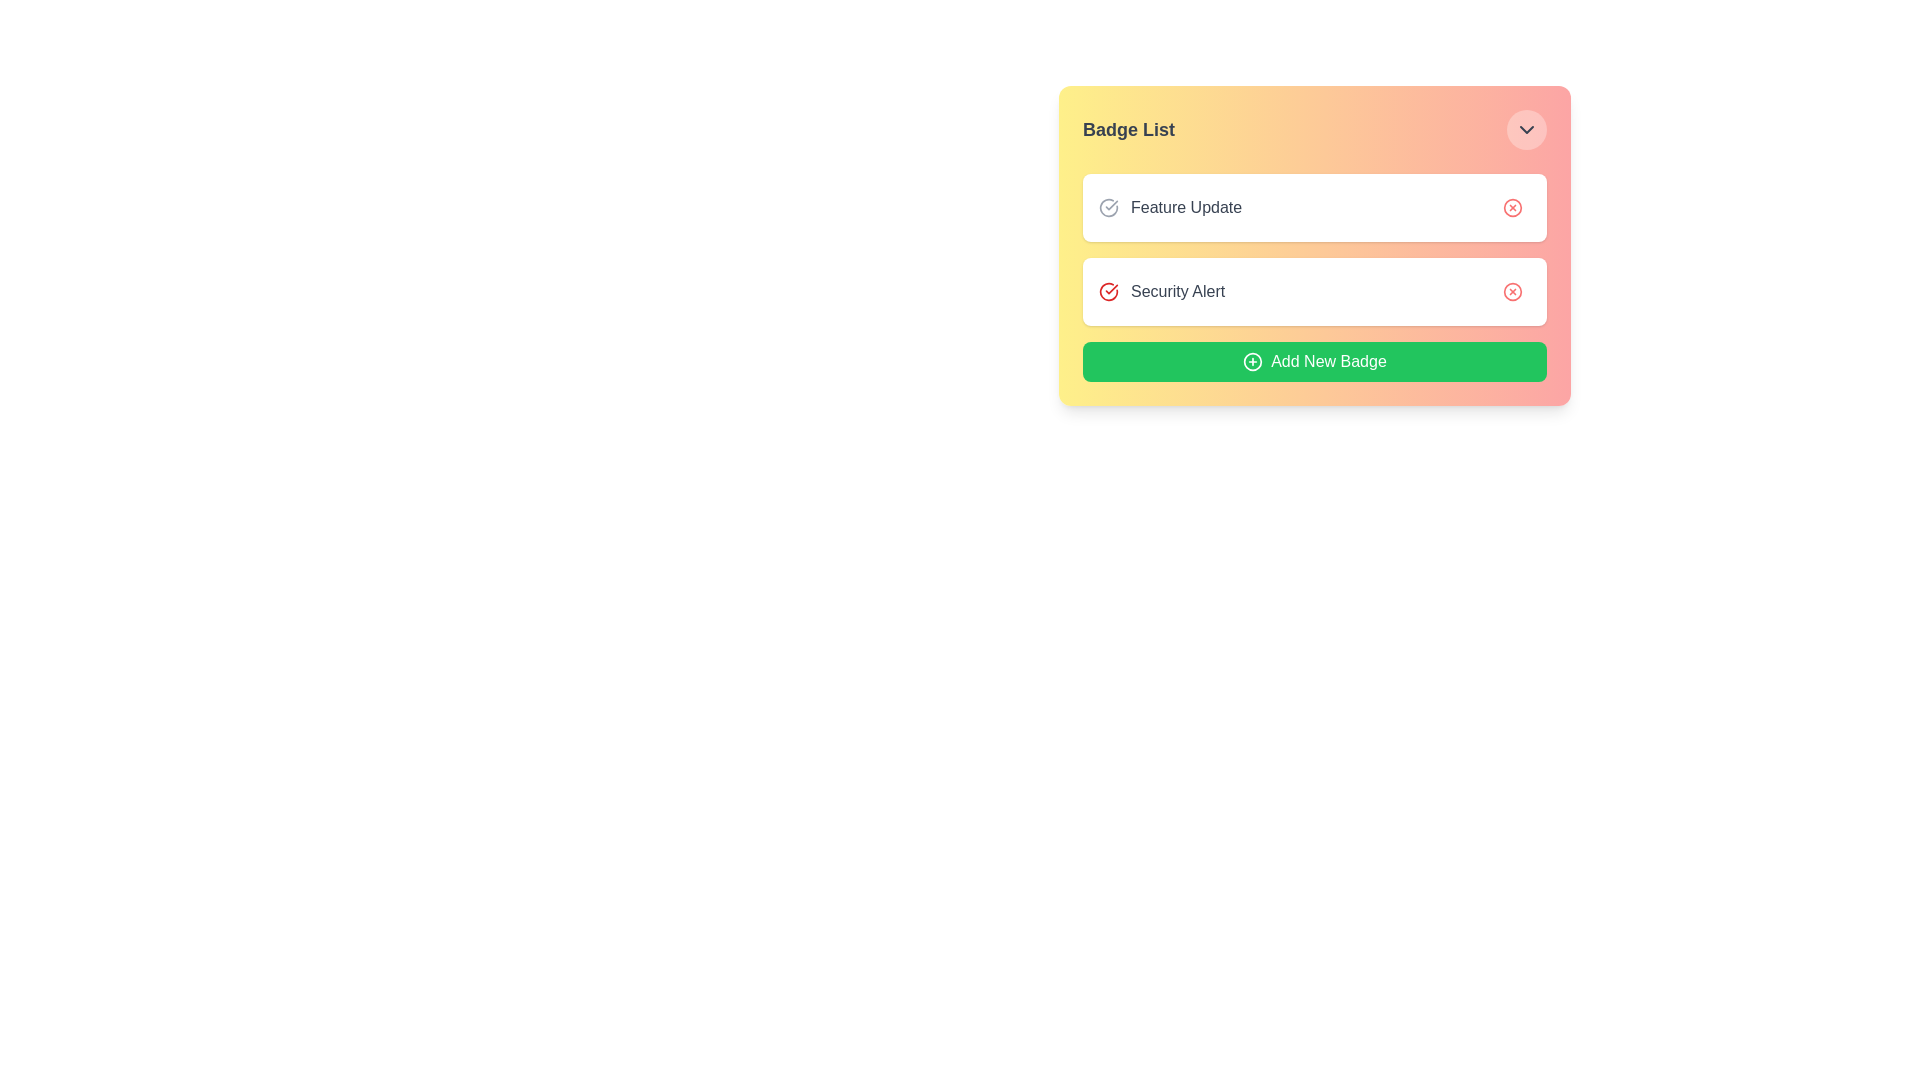 The width and height of the screenshot is (1920, 1080). What do you see at coordinates (1178, 292) in the screenshot?
I see `the 'Security Alert' text label, which is styled in gray and is part of the 'Badge List' in the second row, positioned to the right of an icon with a circle and checkmark` at bounding box center [1178, 292].